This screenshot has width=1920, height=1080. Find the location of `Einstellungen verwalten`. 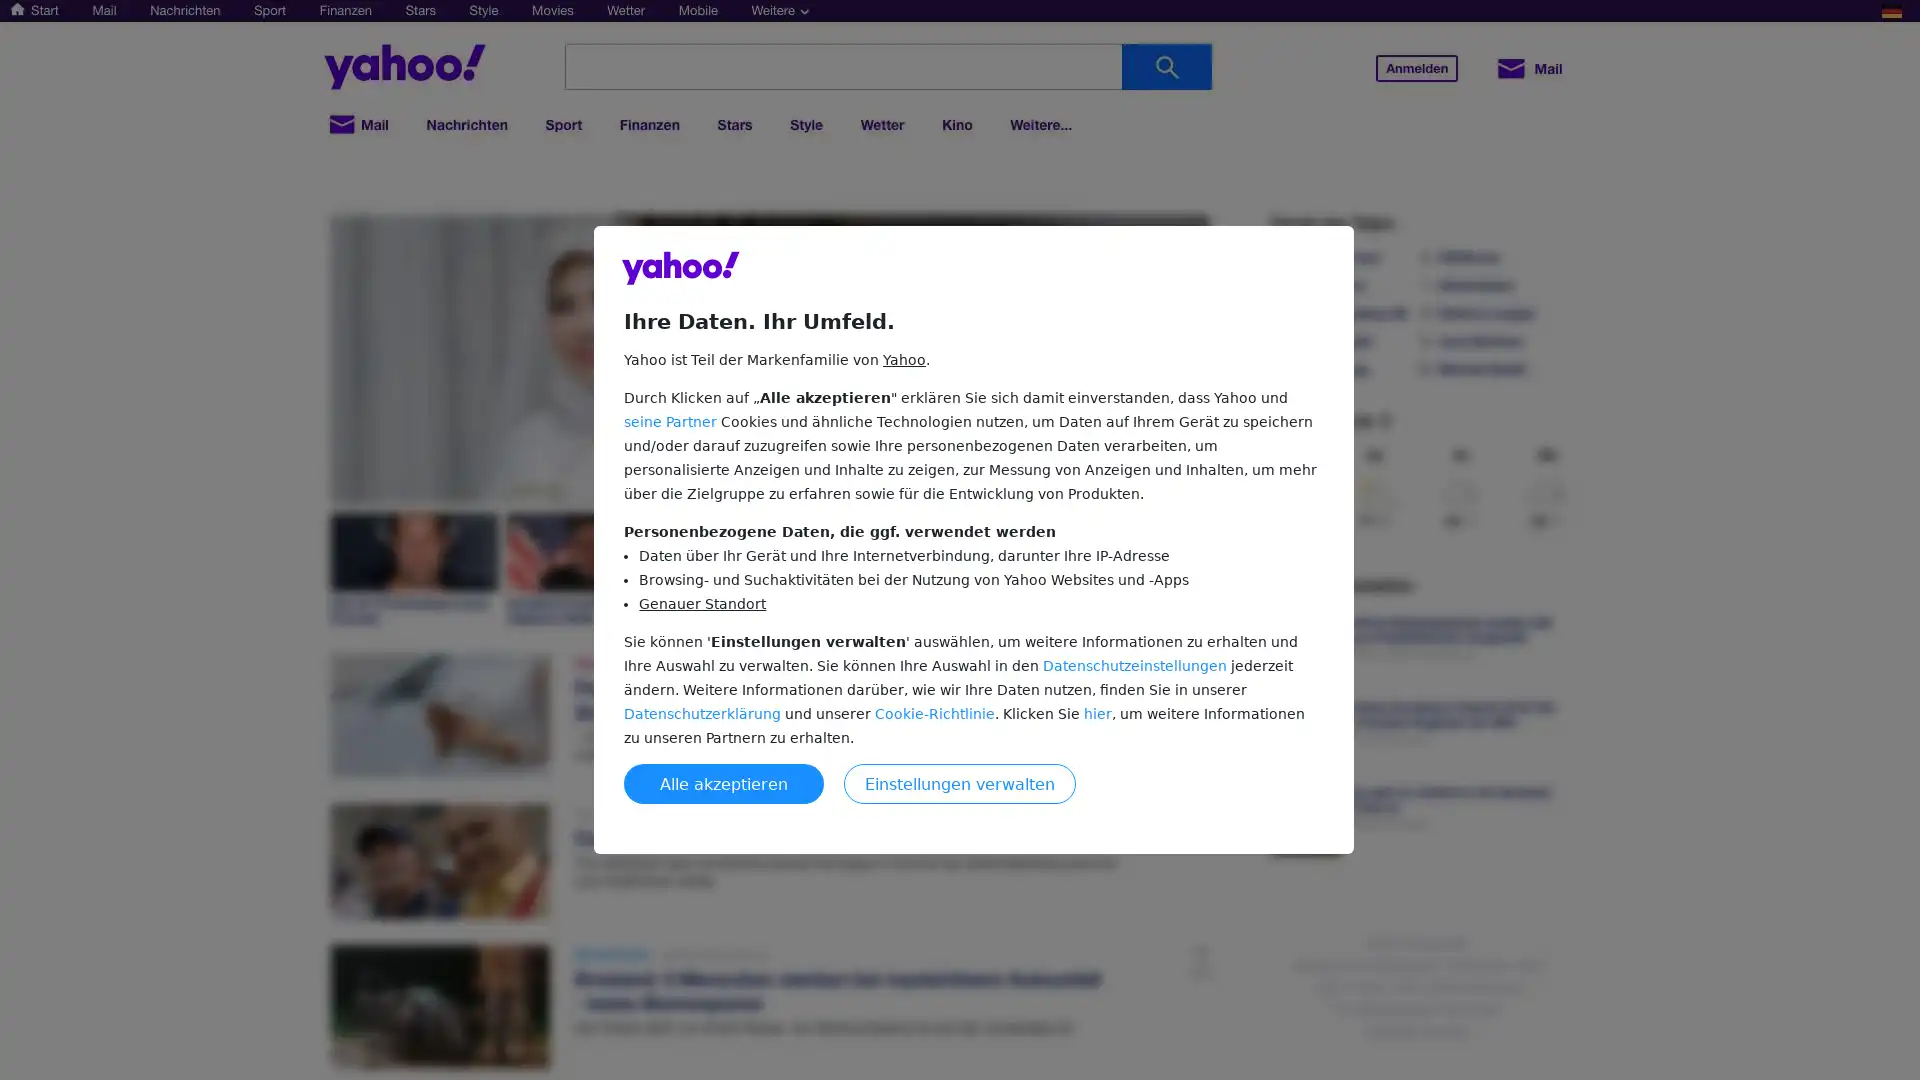

Einstellungen verwalten is located at coordinates (960, 782).